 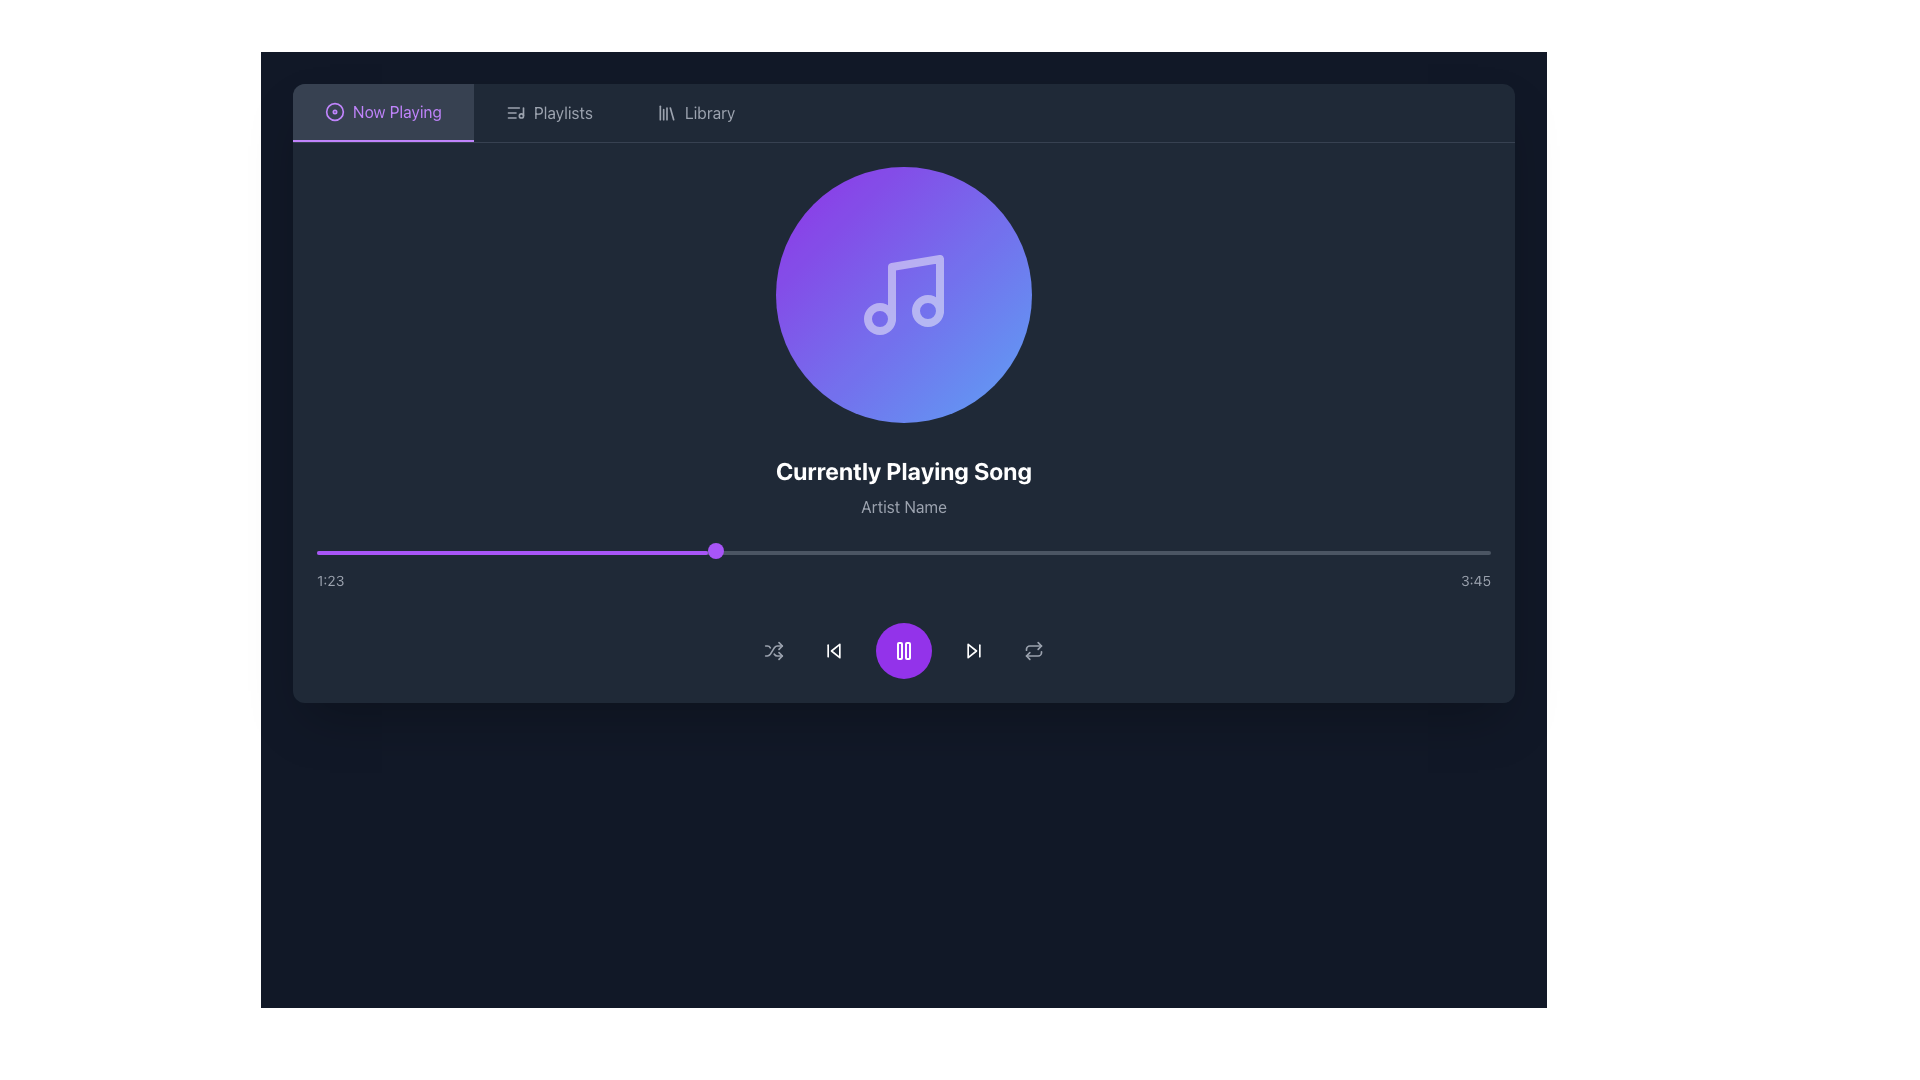 I want to click on the musical note icon, which is an SVG graphic styled in subdued opacity white, located centrally within a circular gradient background transitioning from purple to blue, so click(x=902, y=294).